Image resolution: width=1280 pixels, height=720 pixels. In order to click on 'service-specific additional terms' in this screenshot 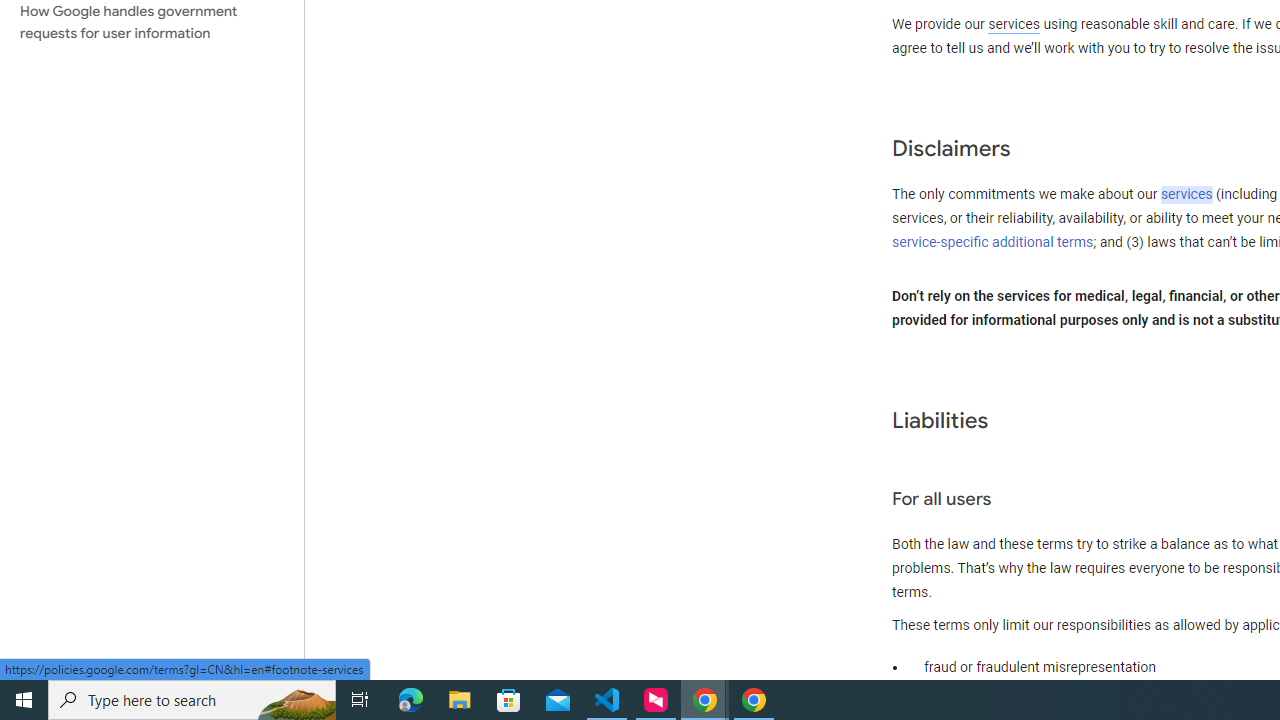, I will do `click(993, 241)`.